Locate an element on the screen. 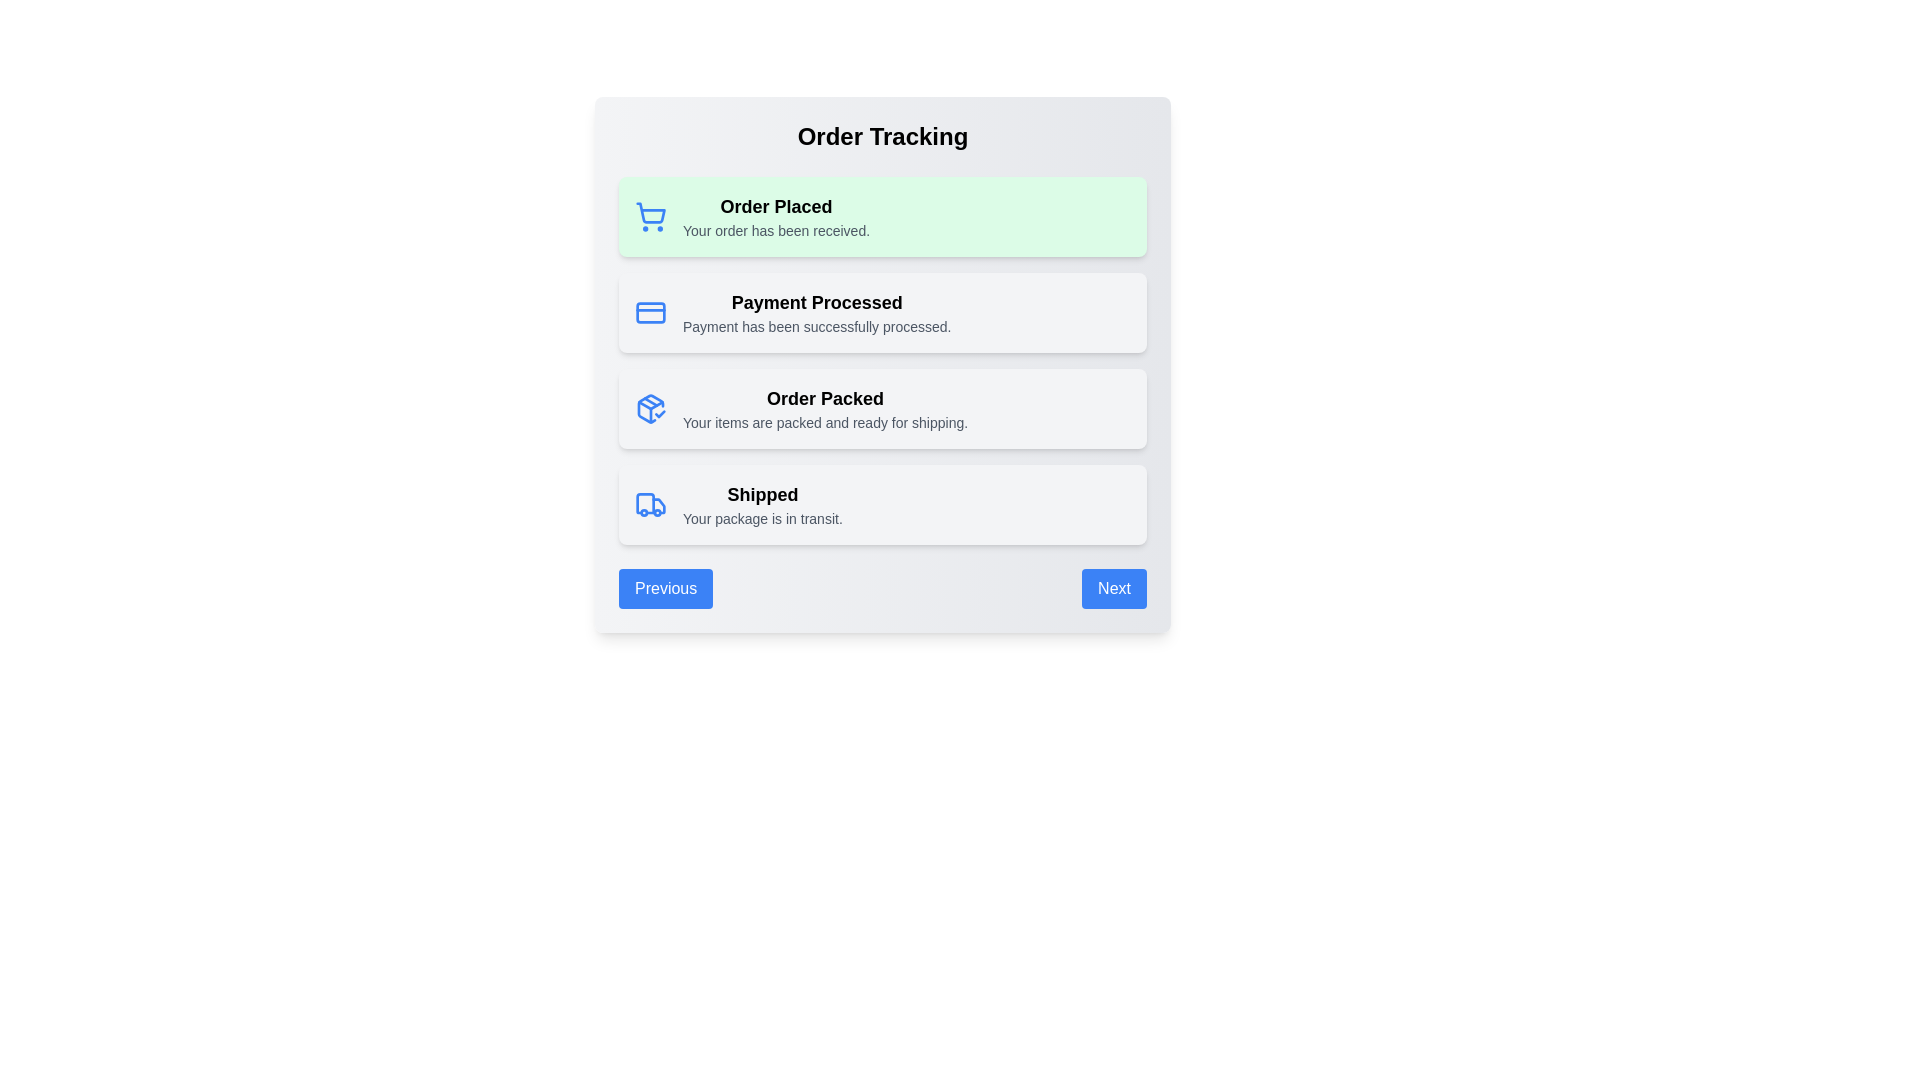 This screenshot has width=1920, height=1080. the decorative rectangle within the 'Payment Processed' credit card icon, which is the second in a vertical list of four status cards is located at coordinates (651, 312).